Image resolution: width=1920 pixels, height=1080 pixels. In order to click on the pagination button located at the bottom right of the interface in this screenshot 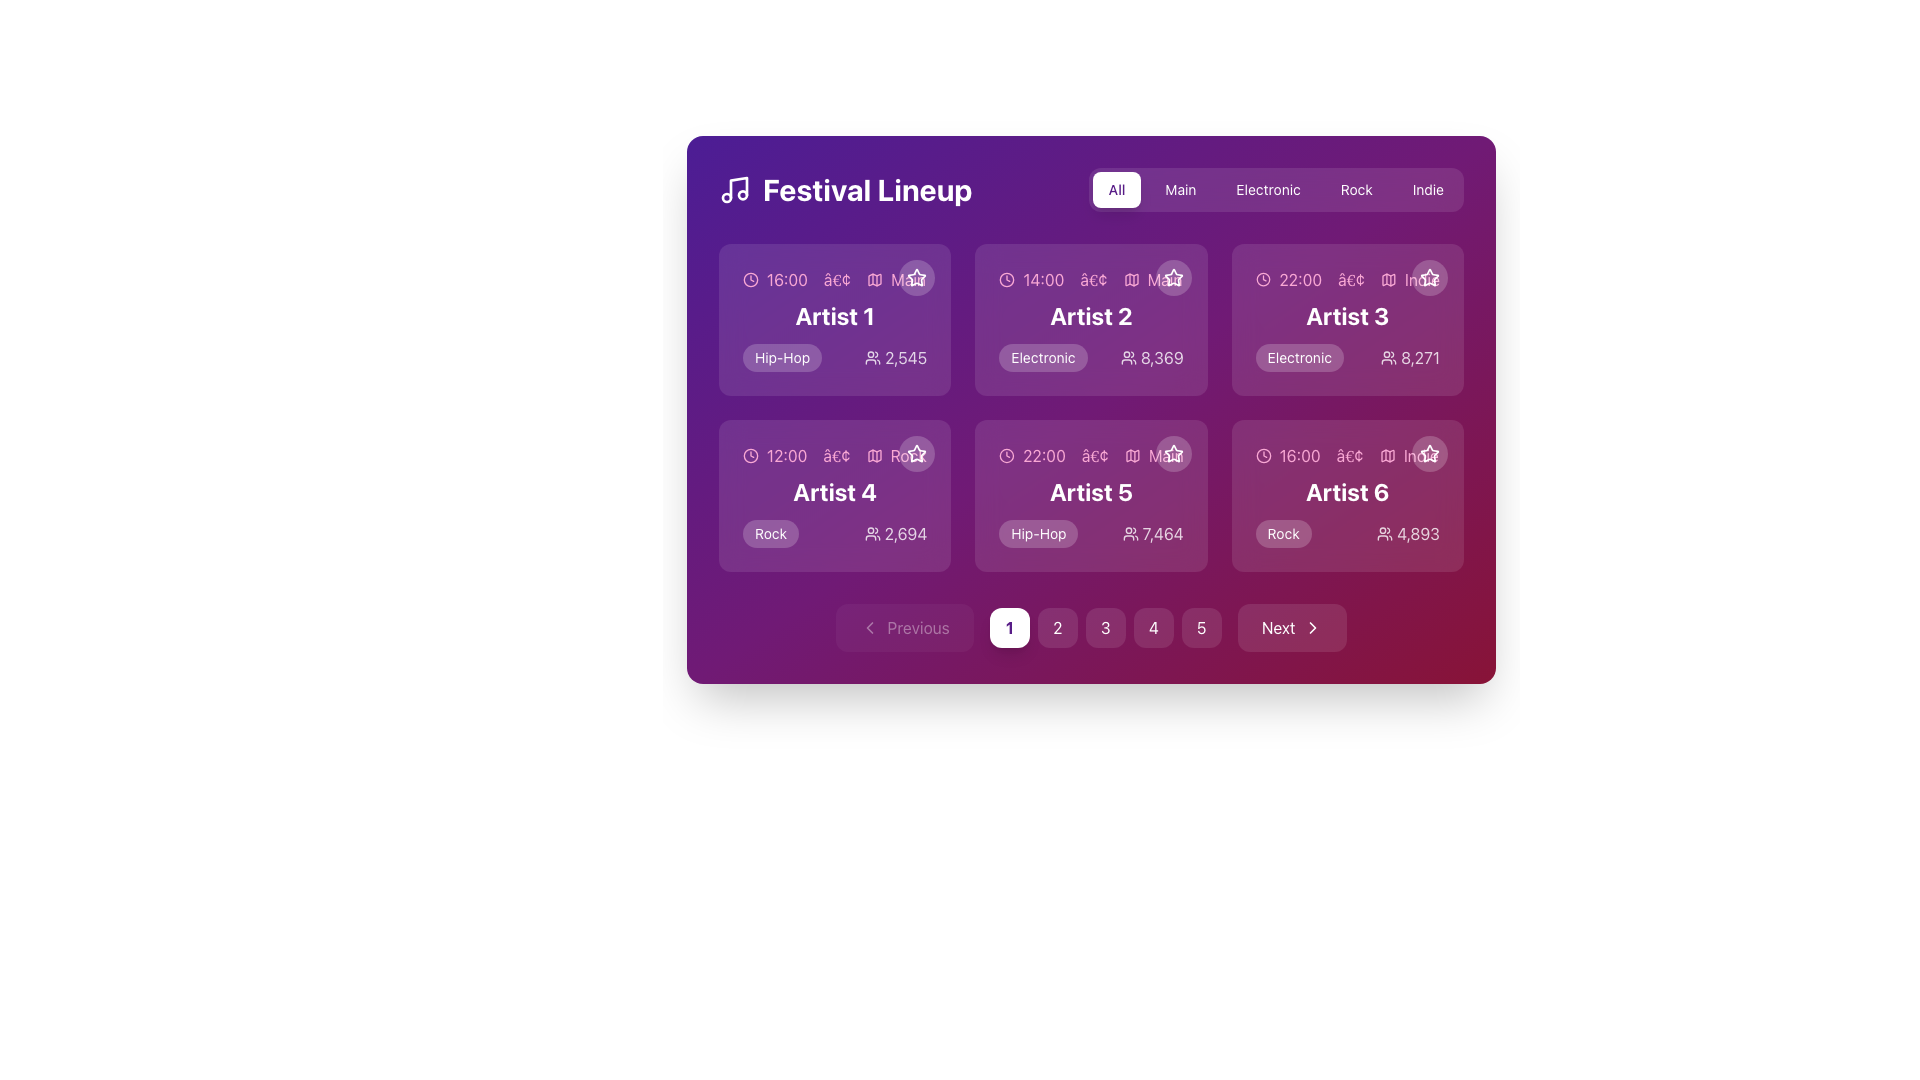, I will do `click(1292, 627)`.